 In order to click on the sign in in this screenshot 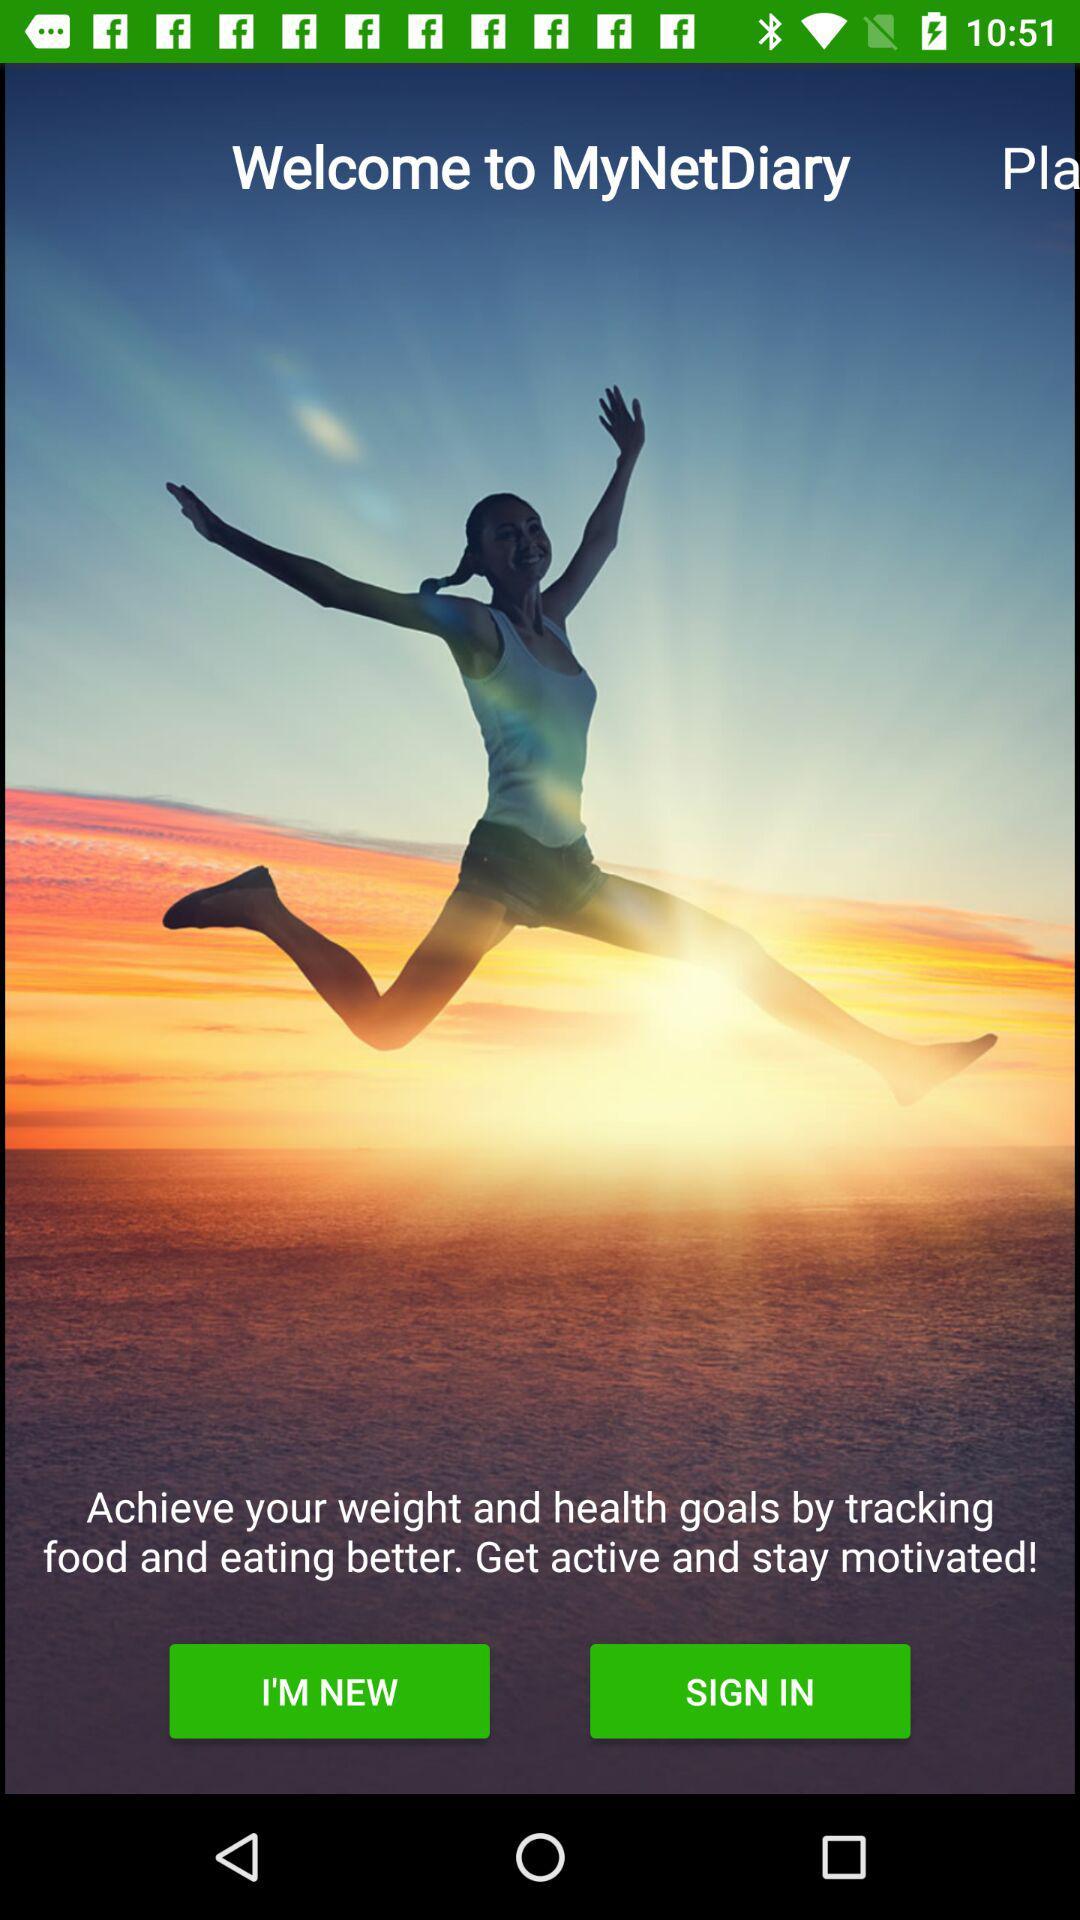, I will do `click(750, 1690)`.